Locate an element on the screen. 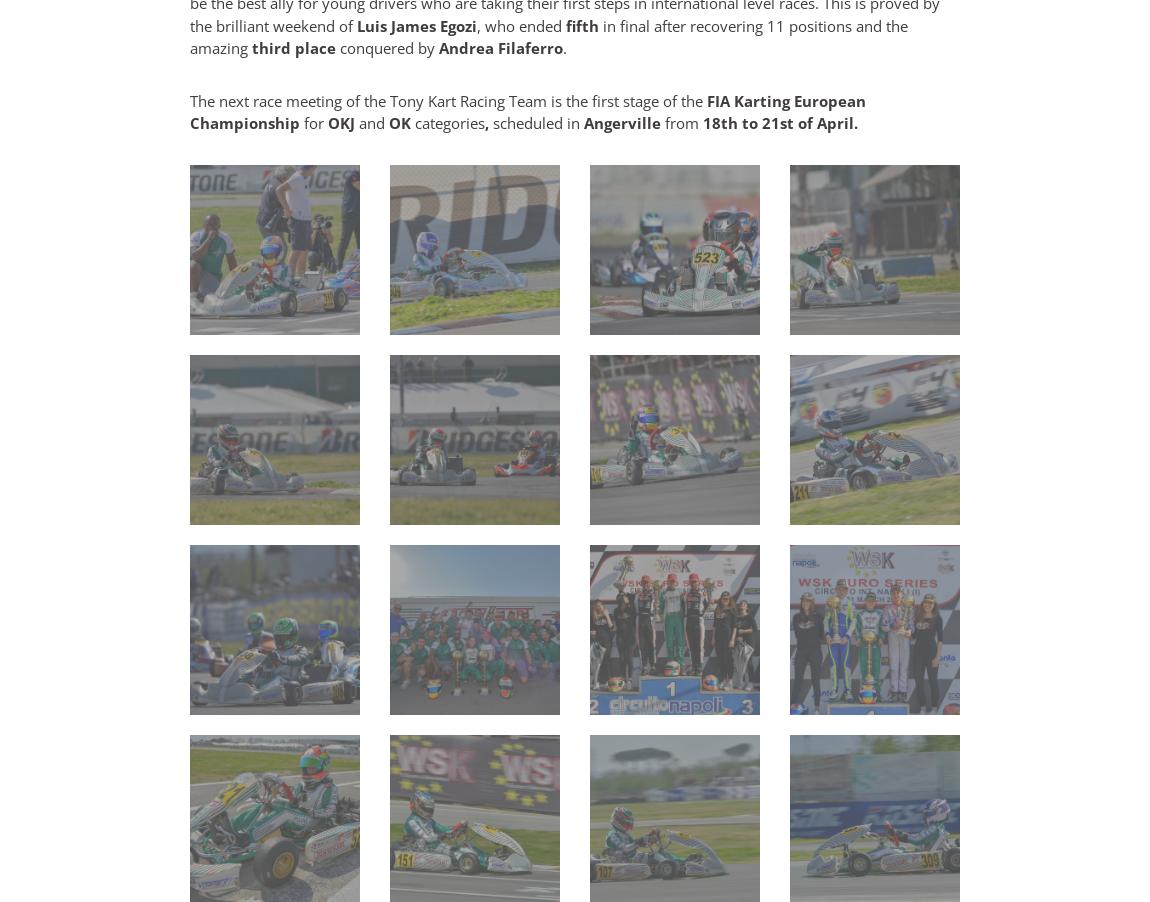  'categories' is located at coordinates (449, 123).